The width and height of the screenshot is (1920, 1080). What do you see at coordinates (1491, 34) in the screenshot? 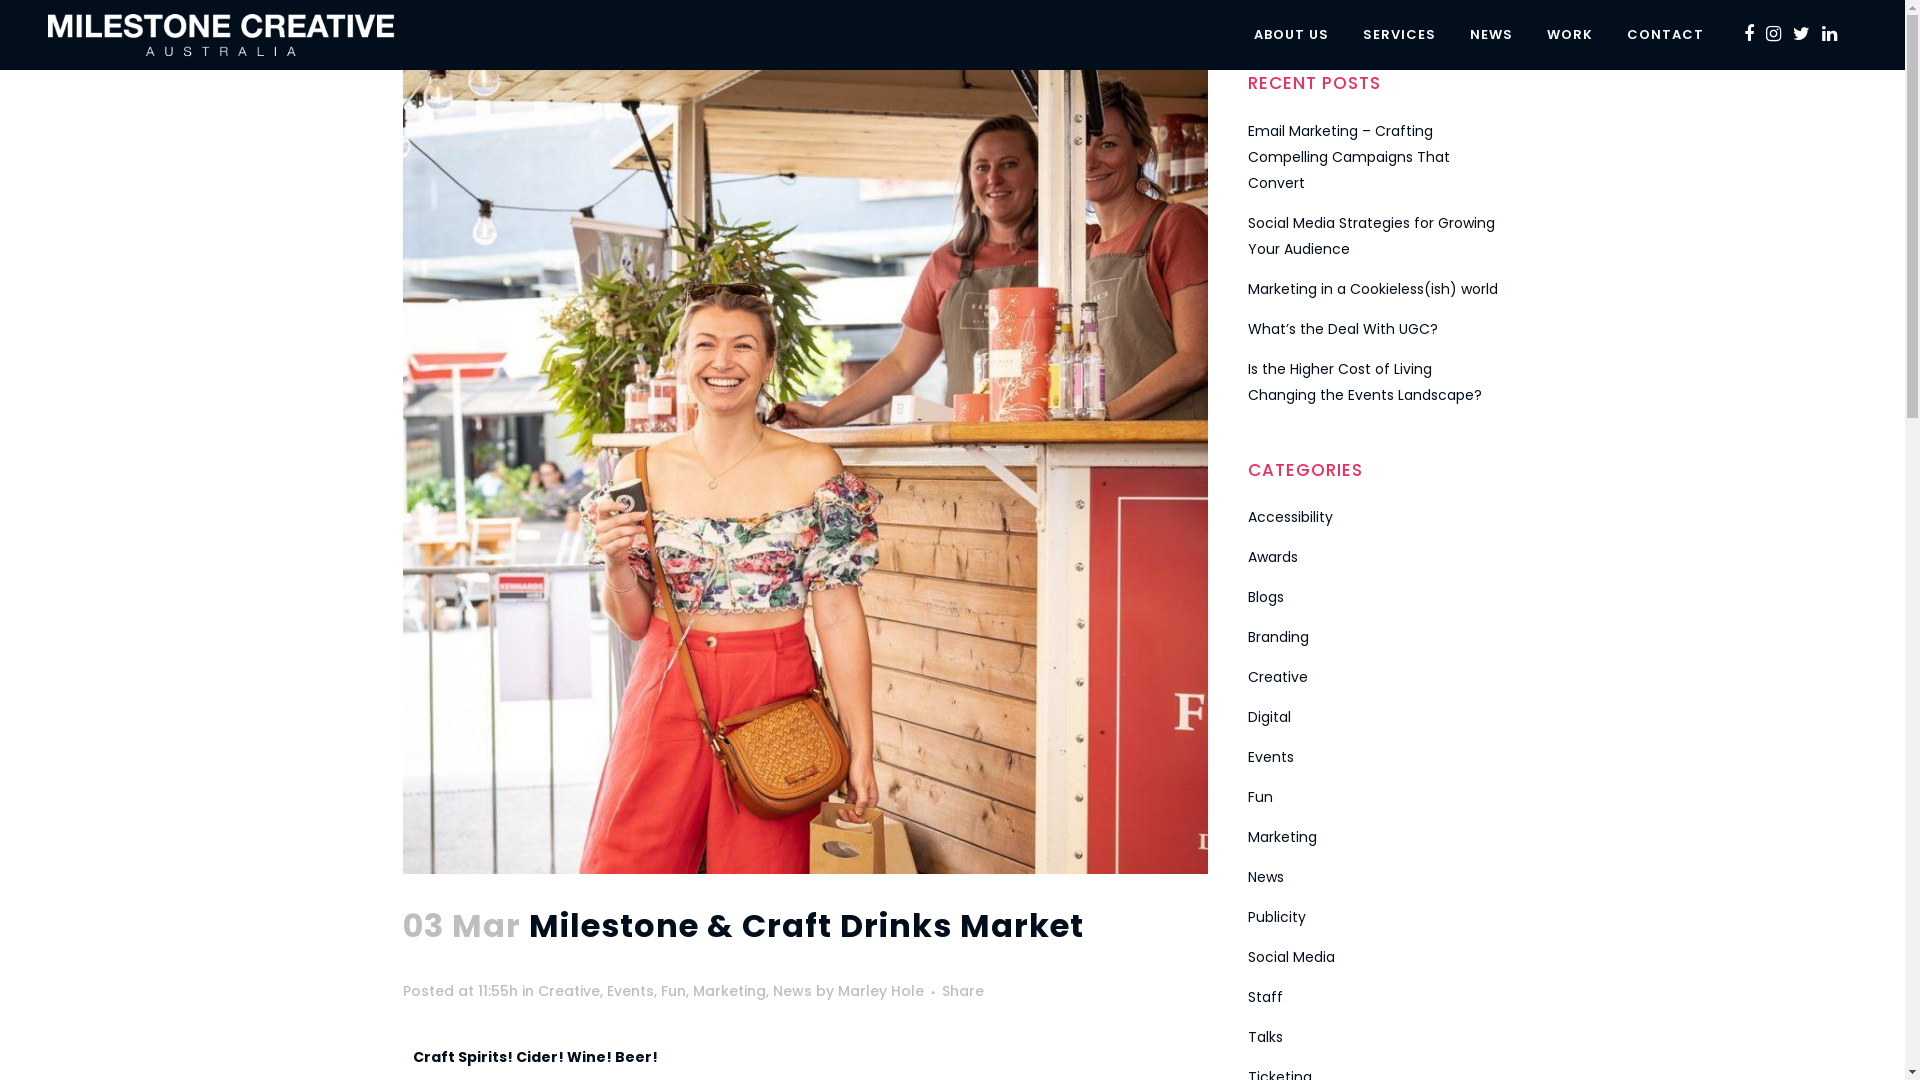
I see `'NEWS'` at bounding box center [1491, 34].